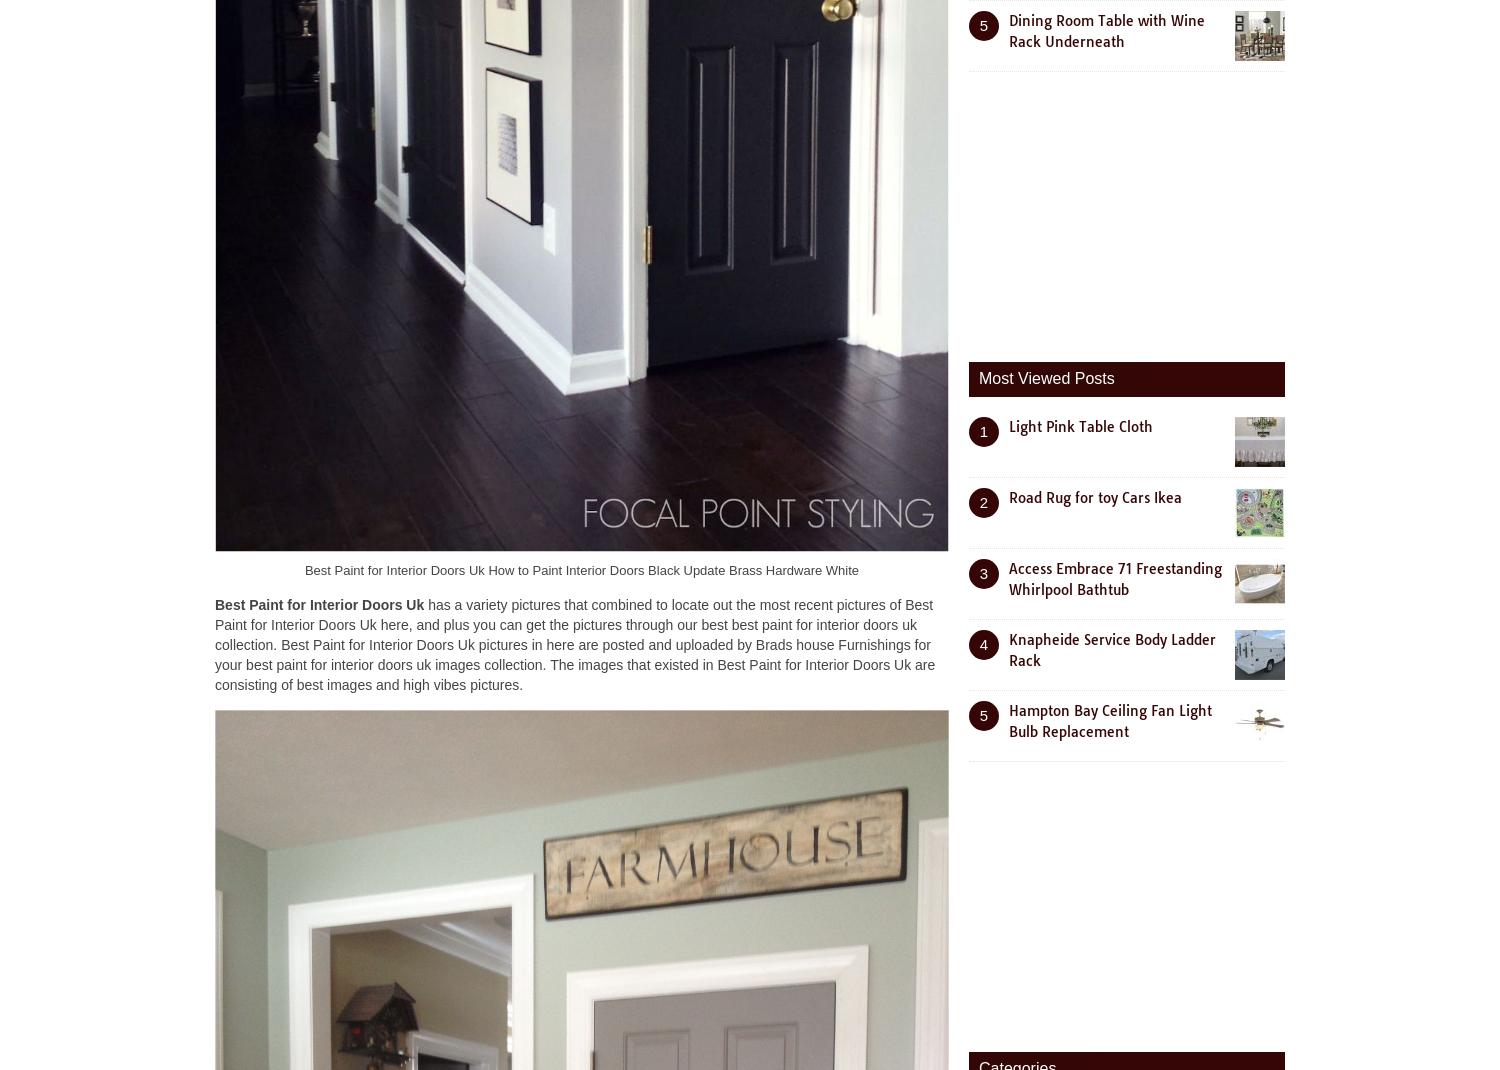 The width and height of the screenshot is (1500, 1070). I want to click on 'Access Embrace 71 Freestanding Whirlpool Bathtub', so click(1009, 577).